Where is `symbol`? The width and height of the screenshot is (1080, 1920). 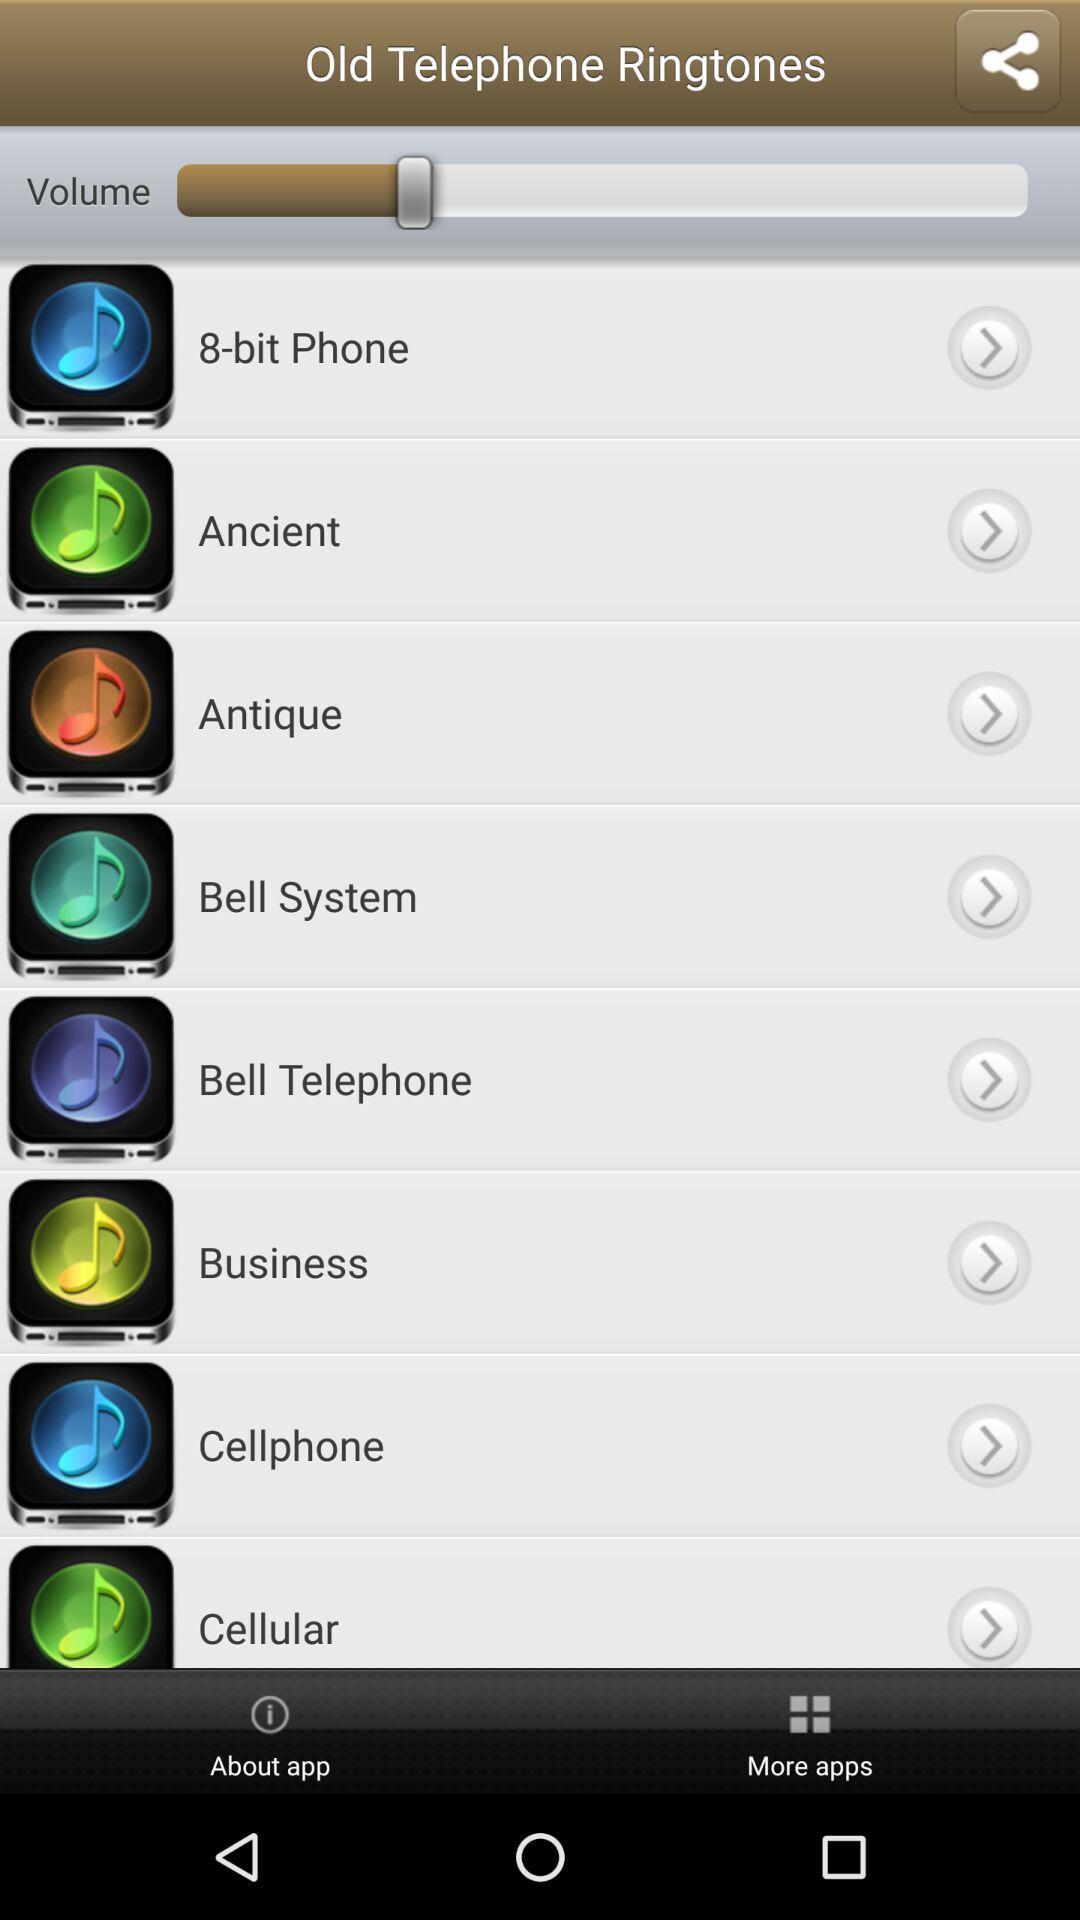
symbol is located at coordinates (987, 712).